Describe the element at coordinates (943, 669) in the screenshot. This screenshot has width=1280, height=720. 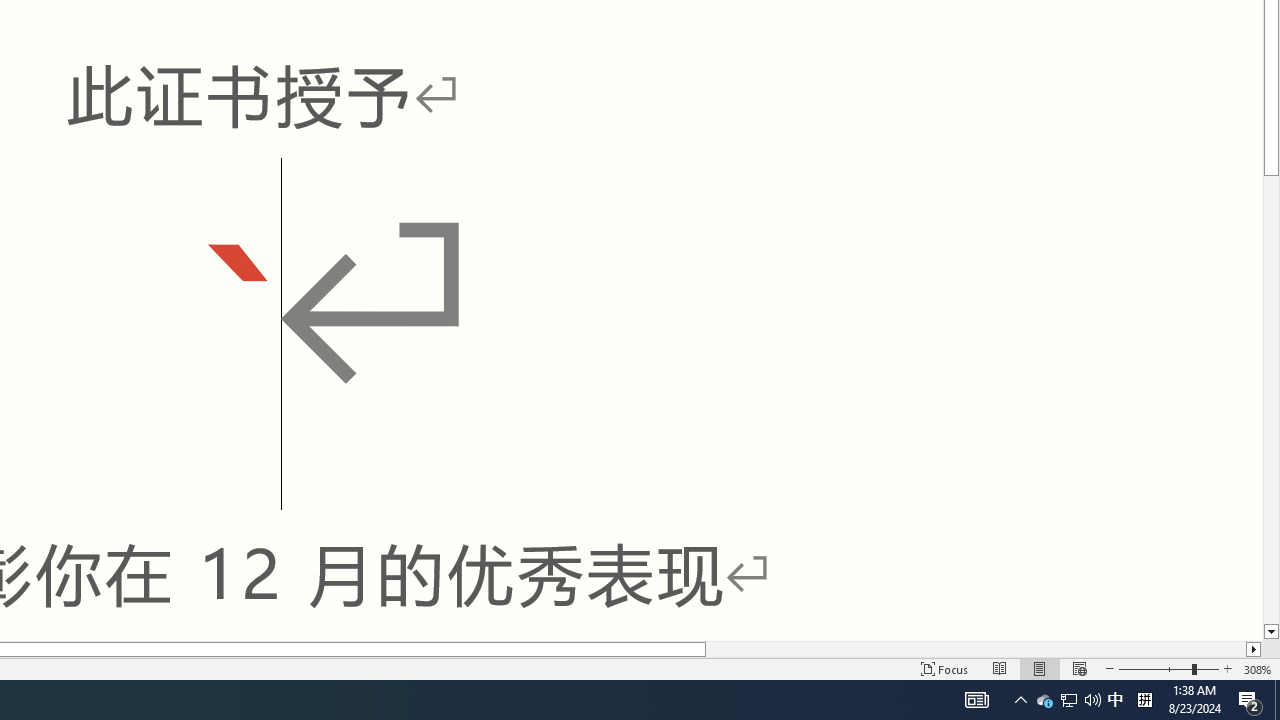
I see `'Focus '` at that location.